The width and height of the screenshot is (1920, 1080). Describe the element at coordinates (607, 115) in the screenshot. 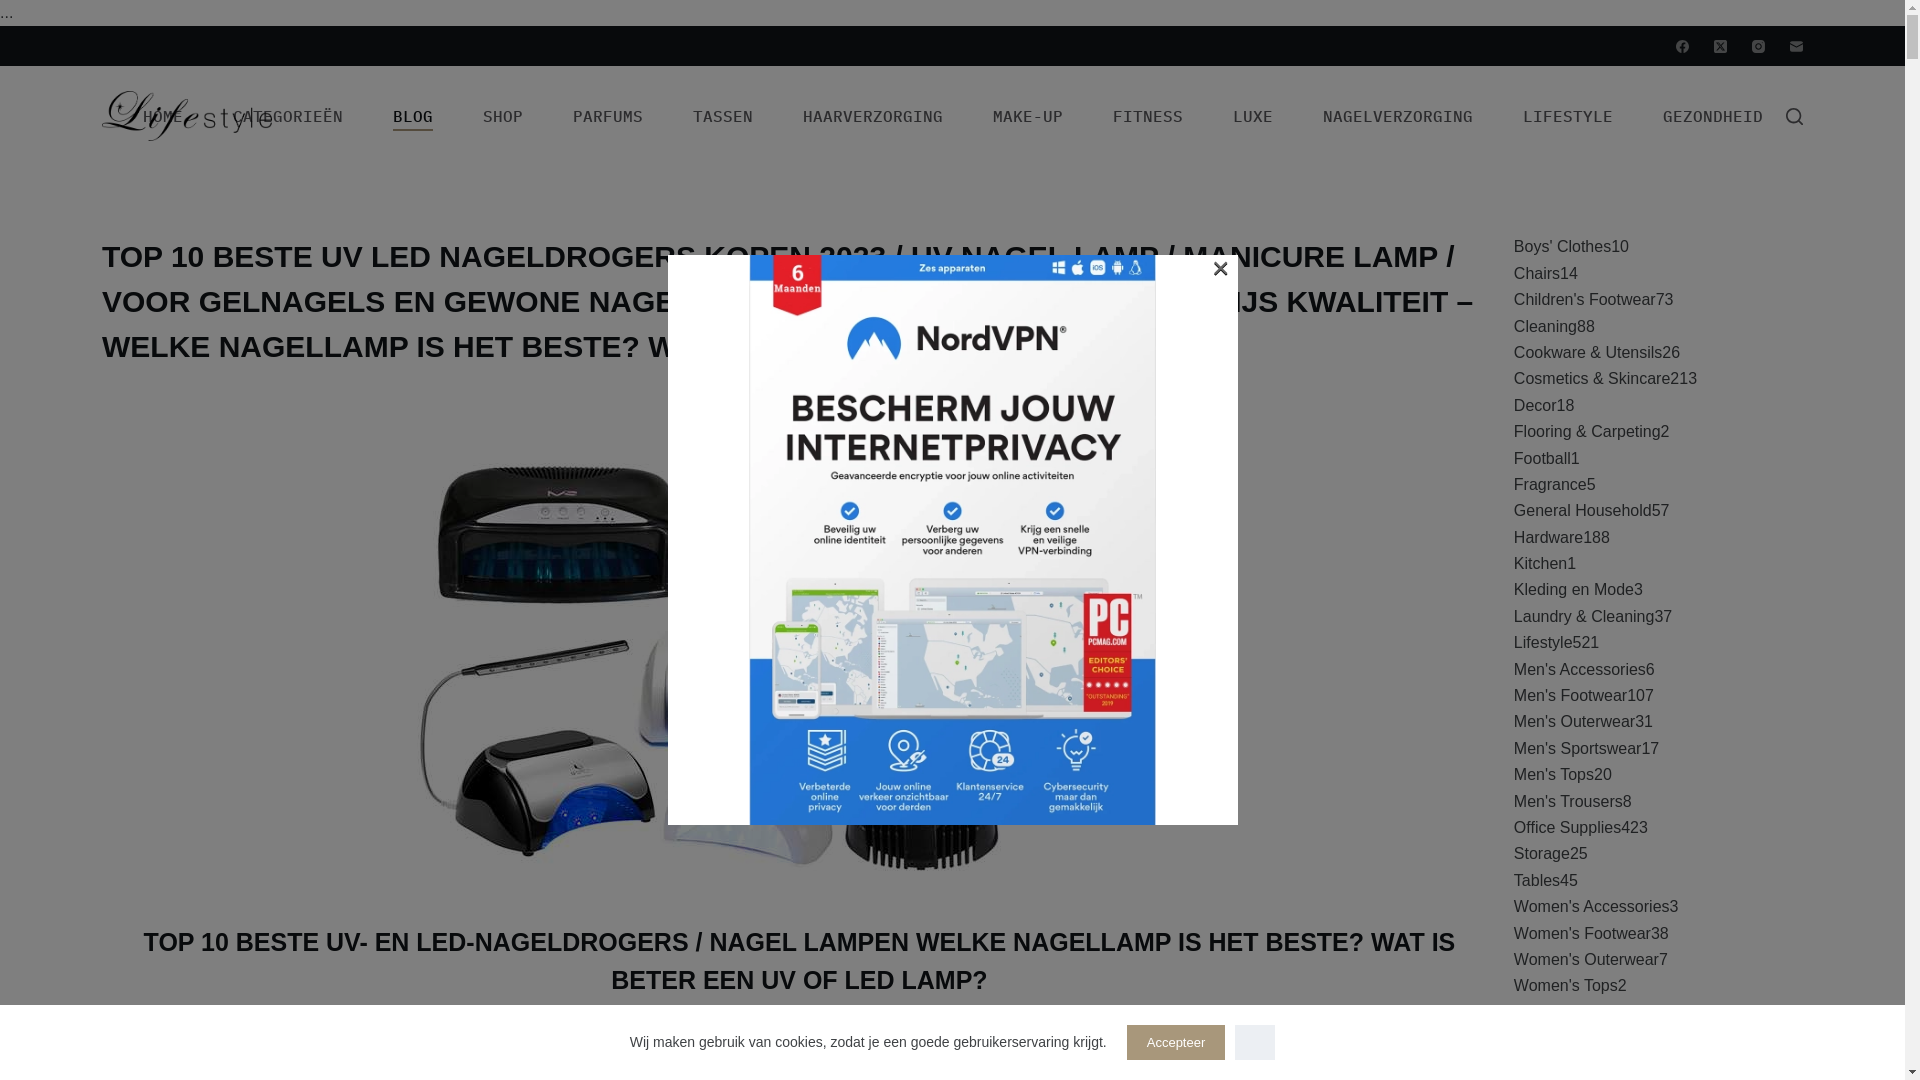

I see `'PARFUMS'` at that location.